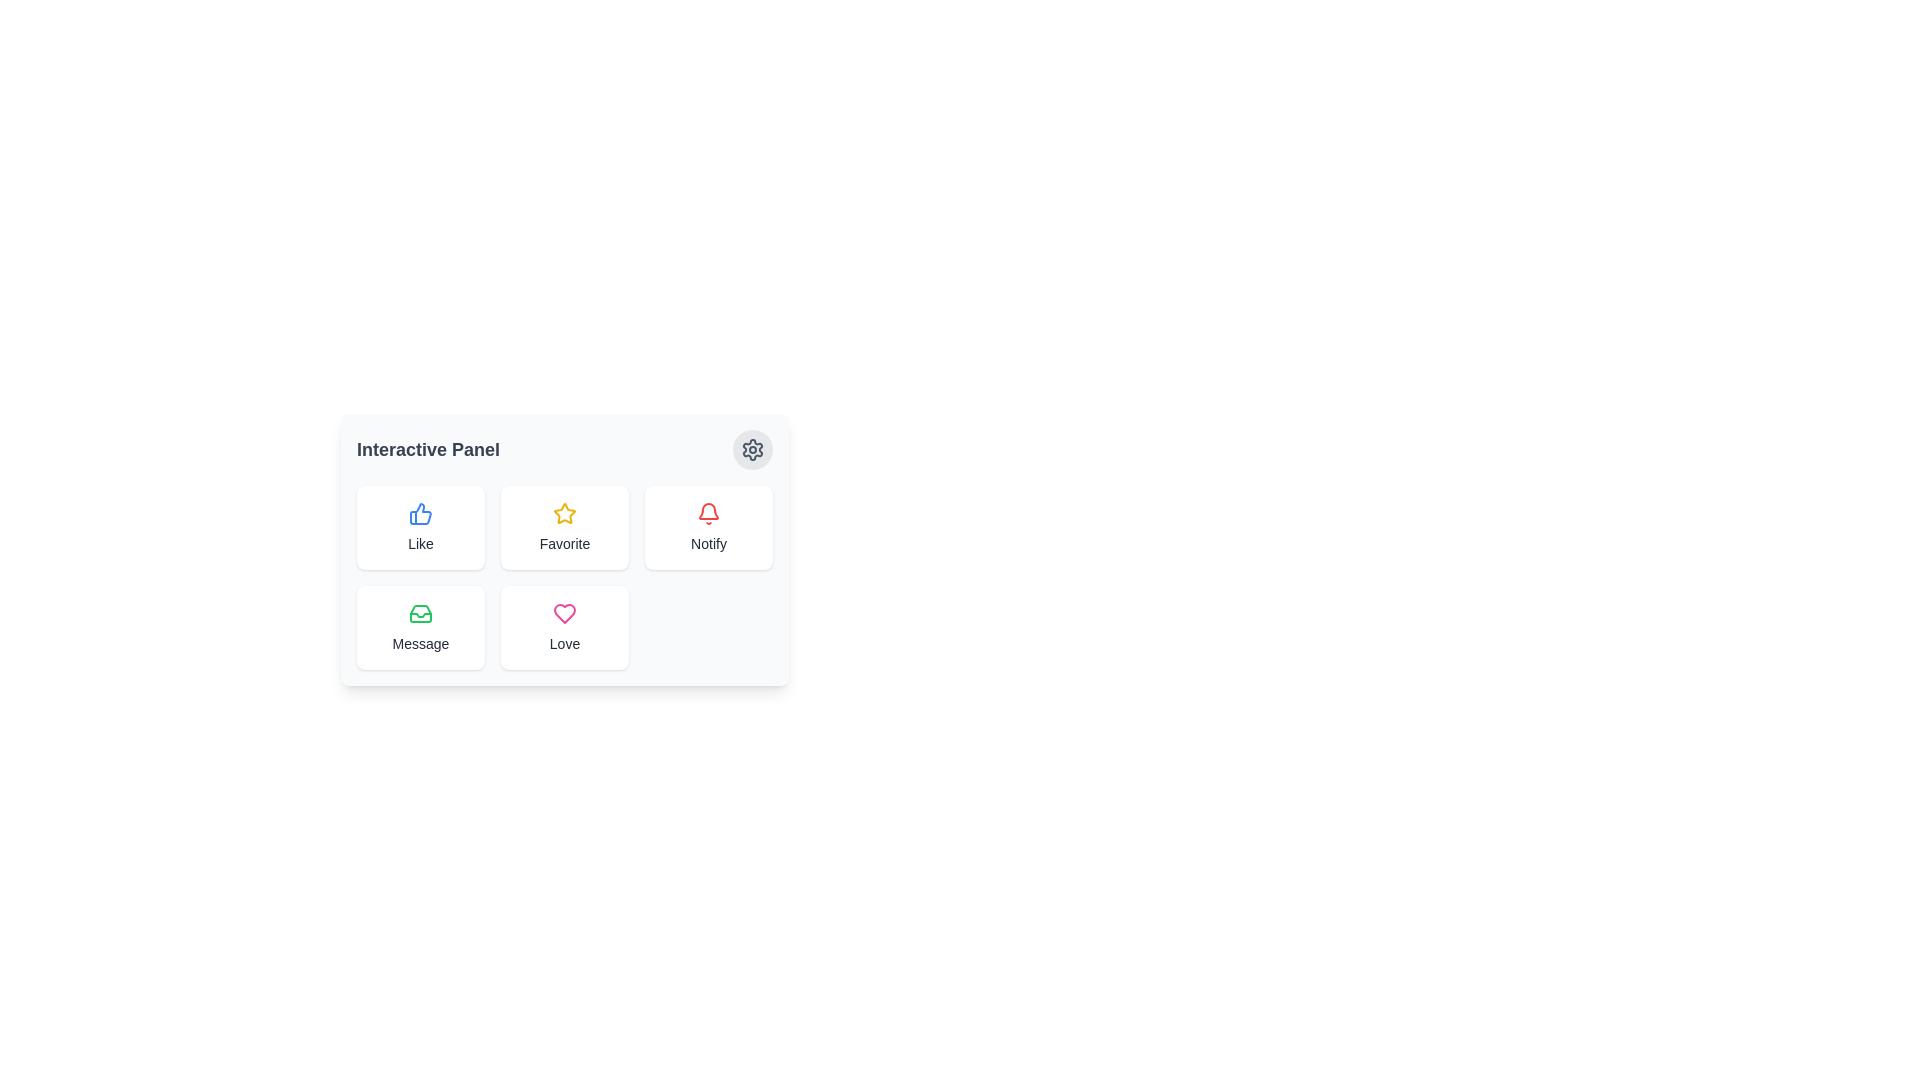  I want to click on the thumbs-up icon button located in the top-left corner of the 'Interactive Panel' section, so click(420, 512).